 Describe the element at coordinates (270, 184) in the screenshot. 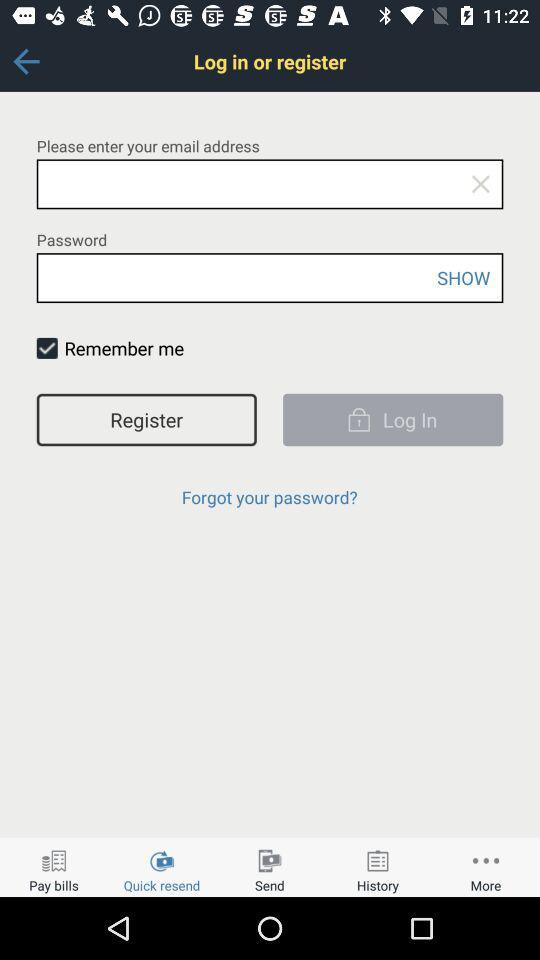

I see `email id` at that location.